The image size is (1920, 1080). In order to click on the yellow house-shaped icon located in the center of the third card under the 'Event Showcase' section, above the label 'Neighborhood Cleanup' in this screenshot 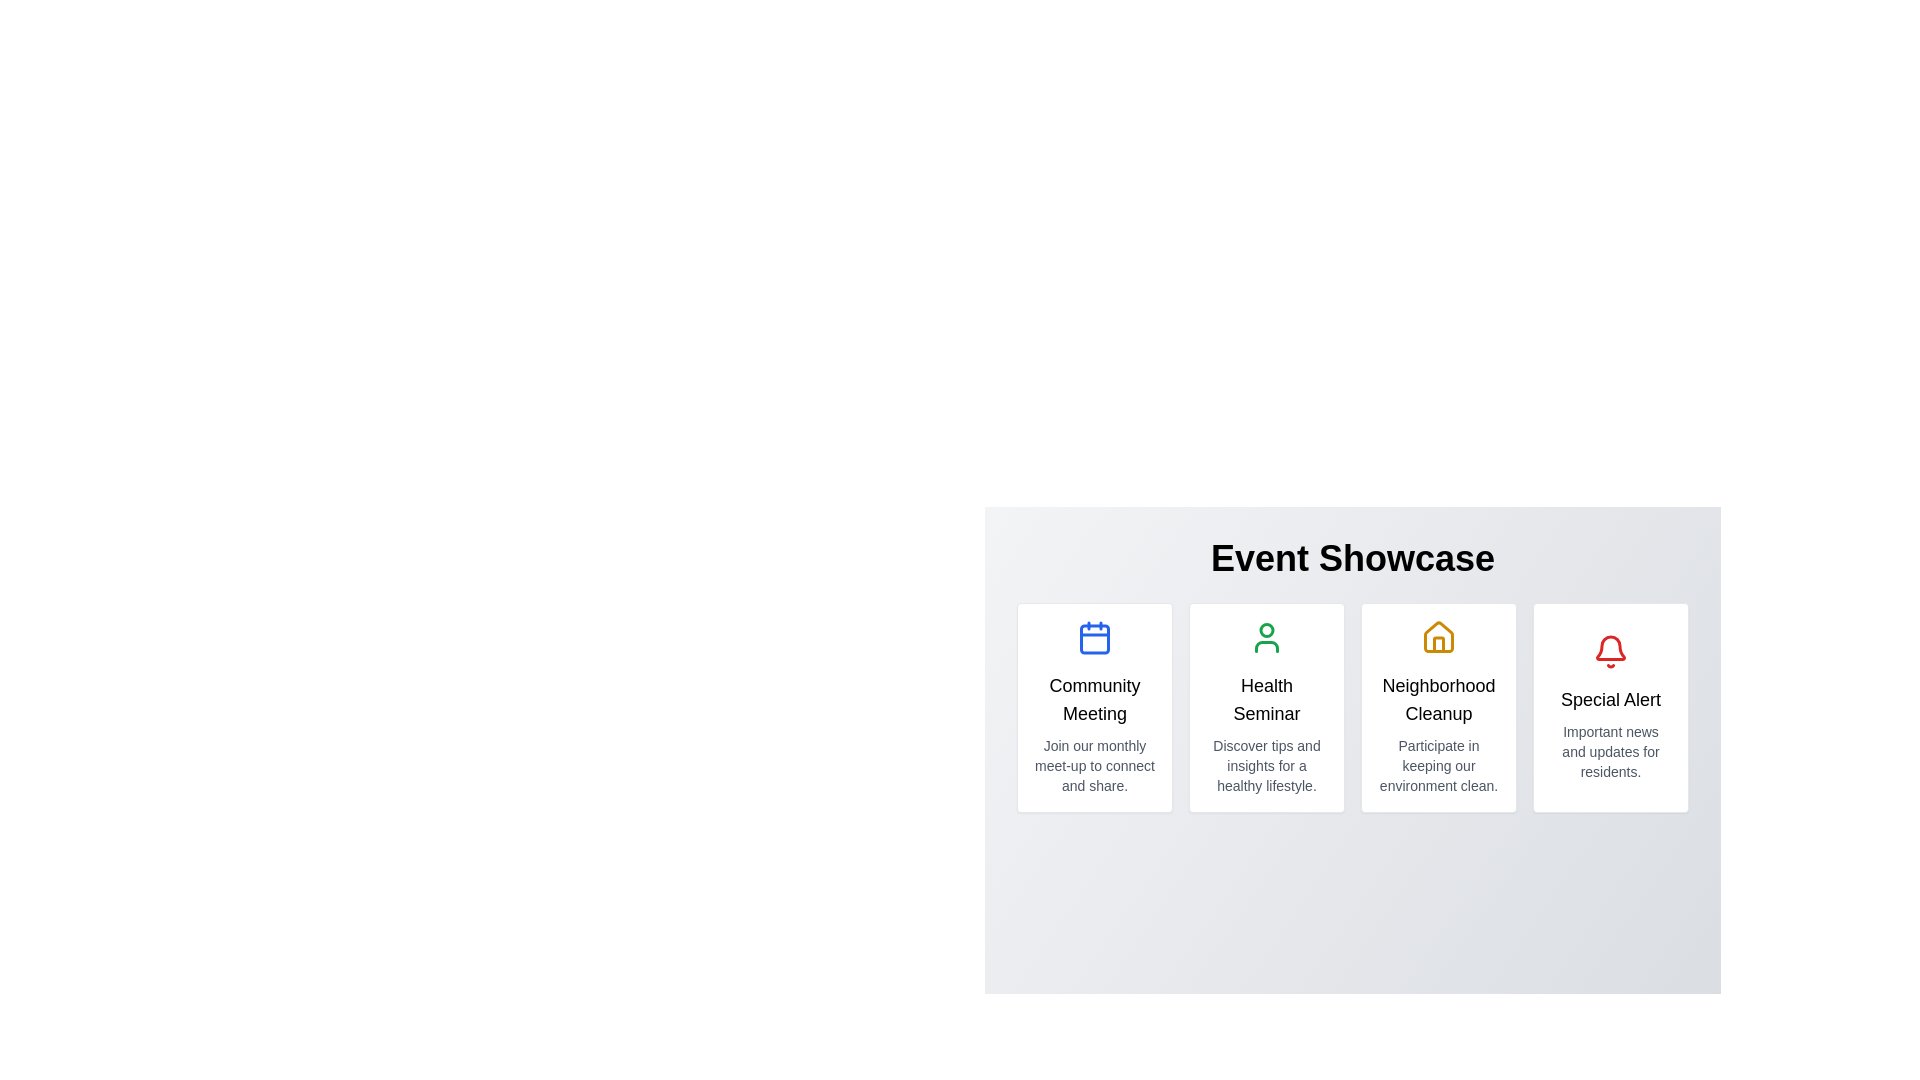, I will do `click(1438, 636)`.